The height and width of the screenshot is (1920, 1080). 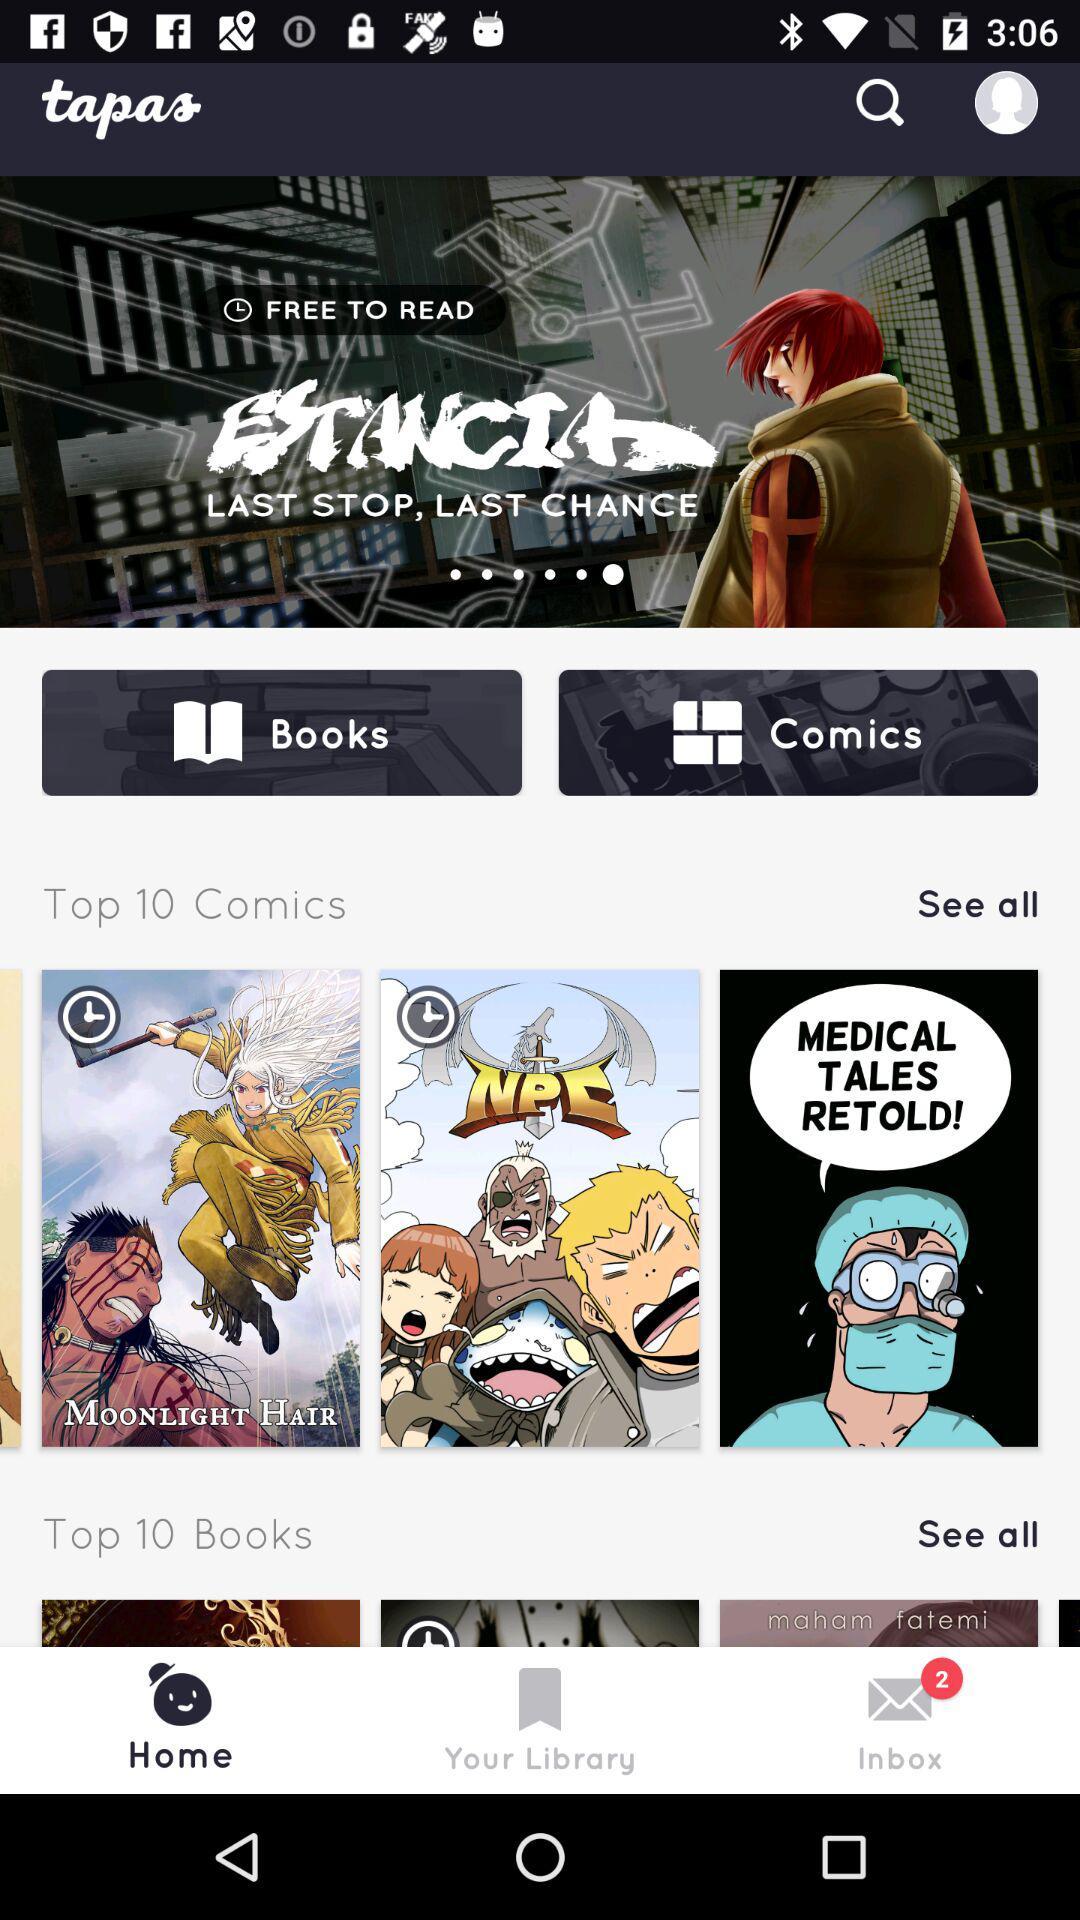 I want to click on the option which is beside your library, so click(x=878, y=1696).